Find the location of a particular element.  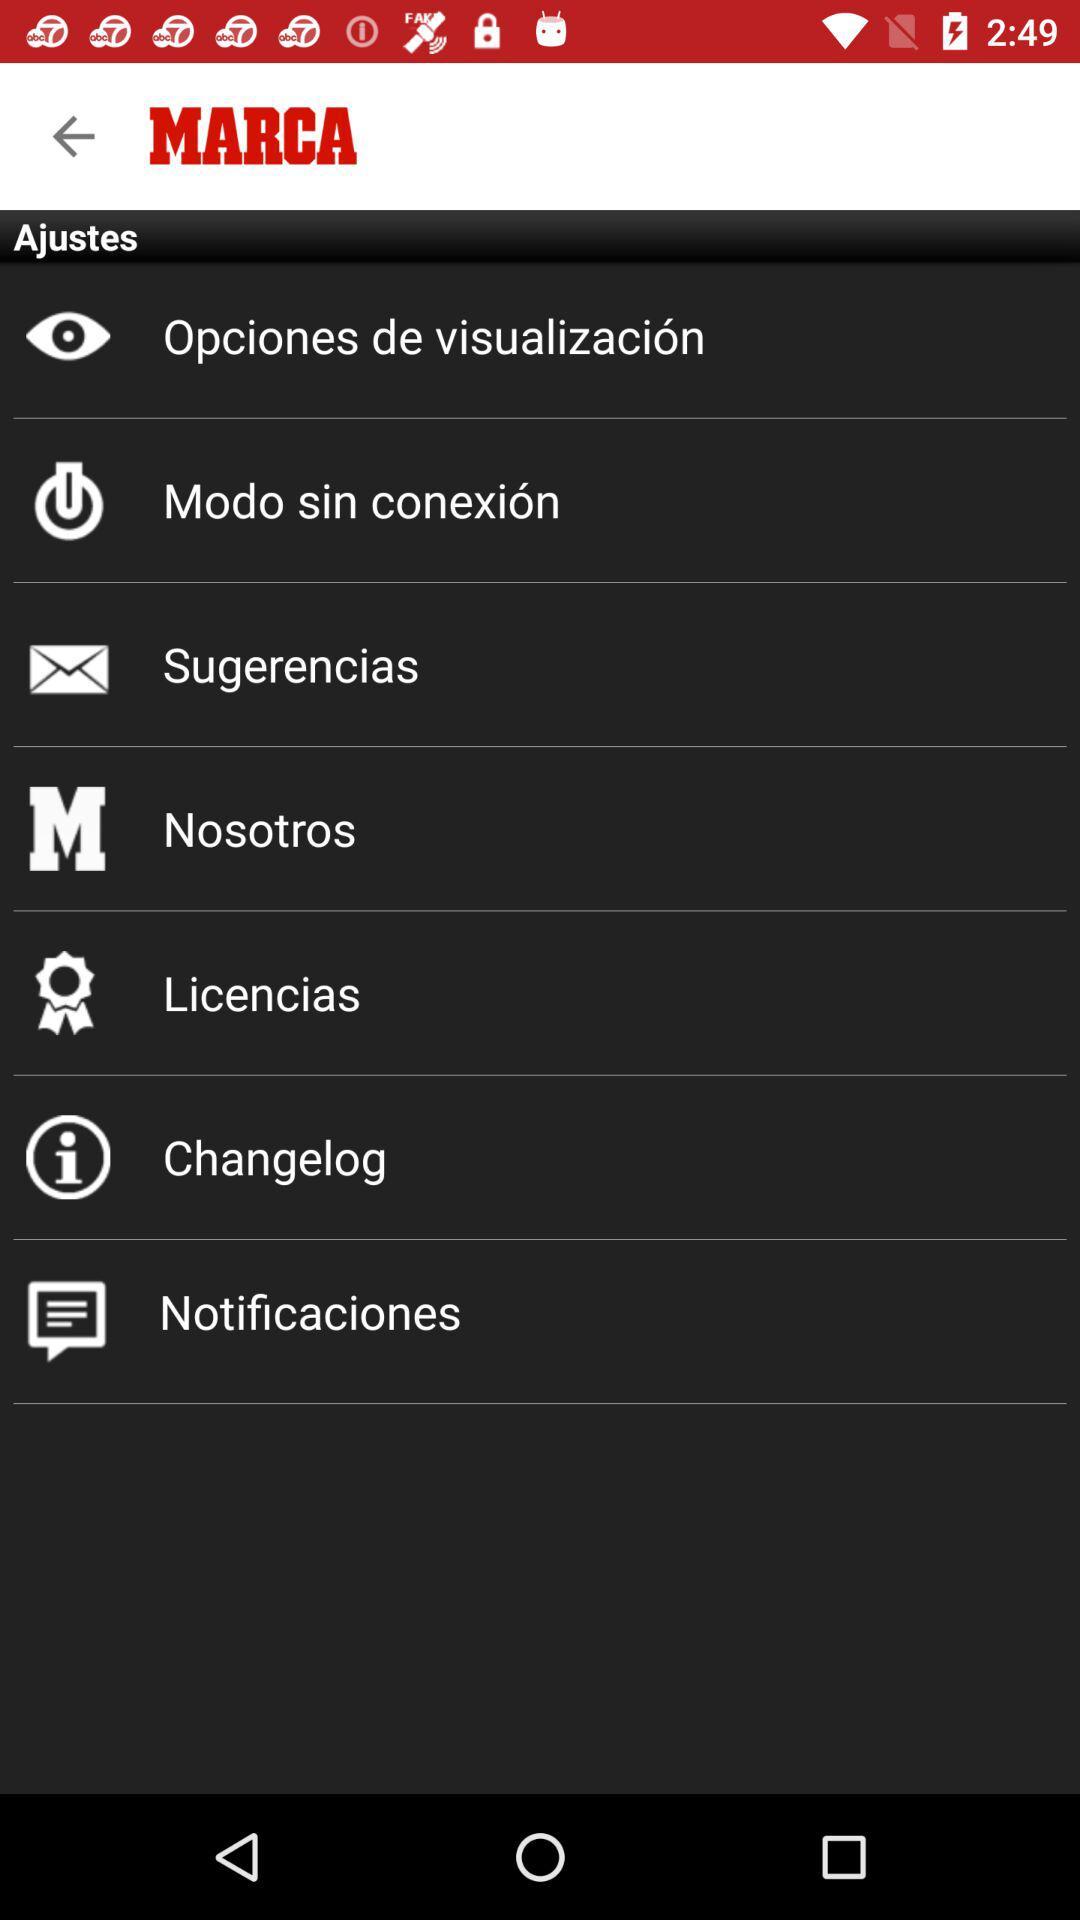

changelog item is located at coordinates (540, 1157).